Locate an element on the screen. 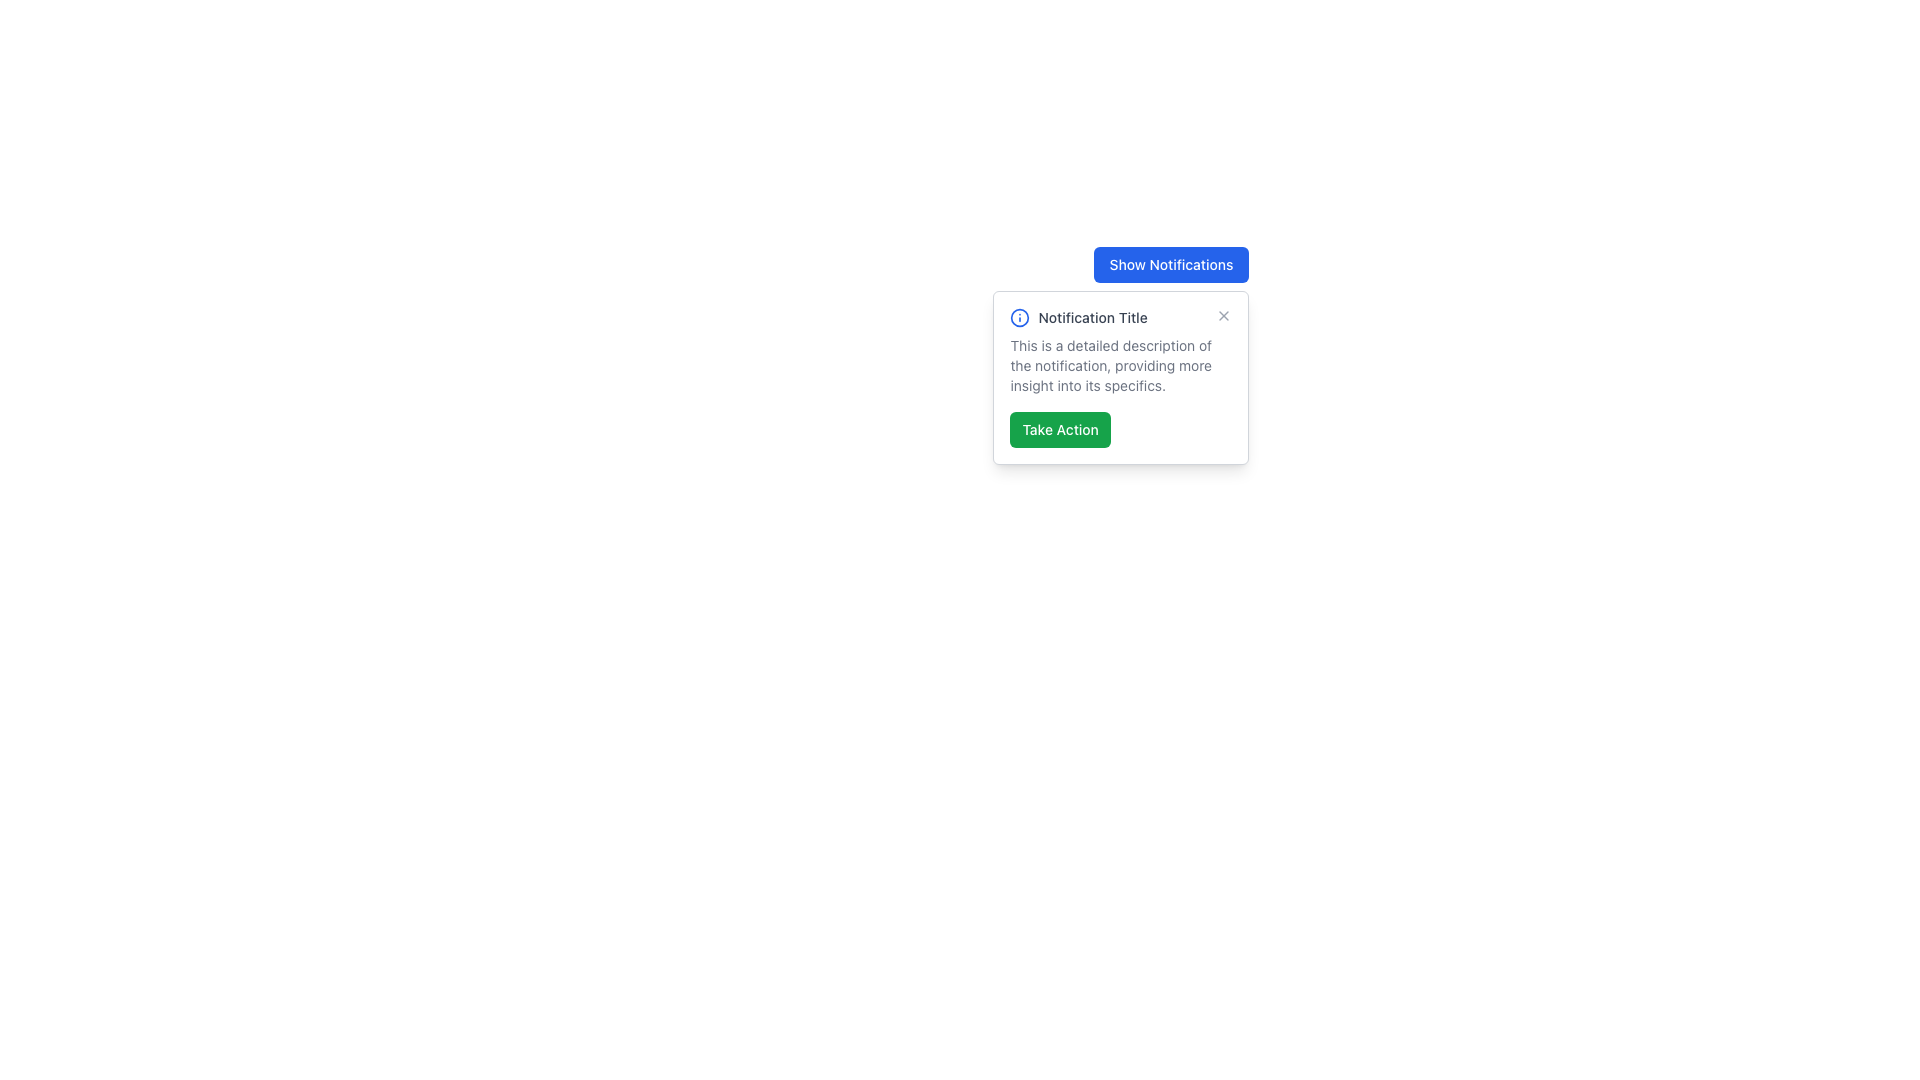 The width and height of the screenshot is (1920, 1080). the 'Take Action' button with a green background and white text to observe any potential hover effect is located at coordinates (1059, 428).